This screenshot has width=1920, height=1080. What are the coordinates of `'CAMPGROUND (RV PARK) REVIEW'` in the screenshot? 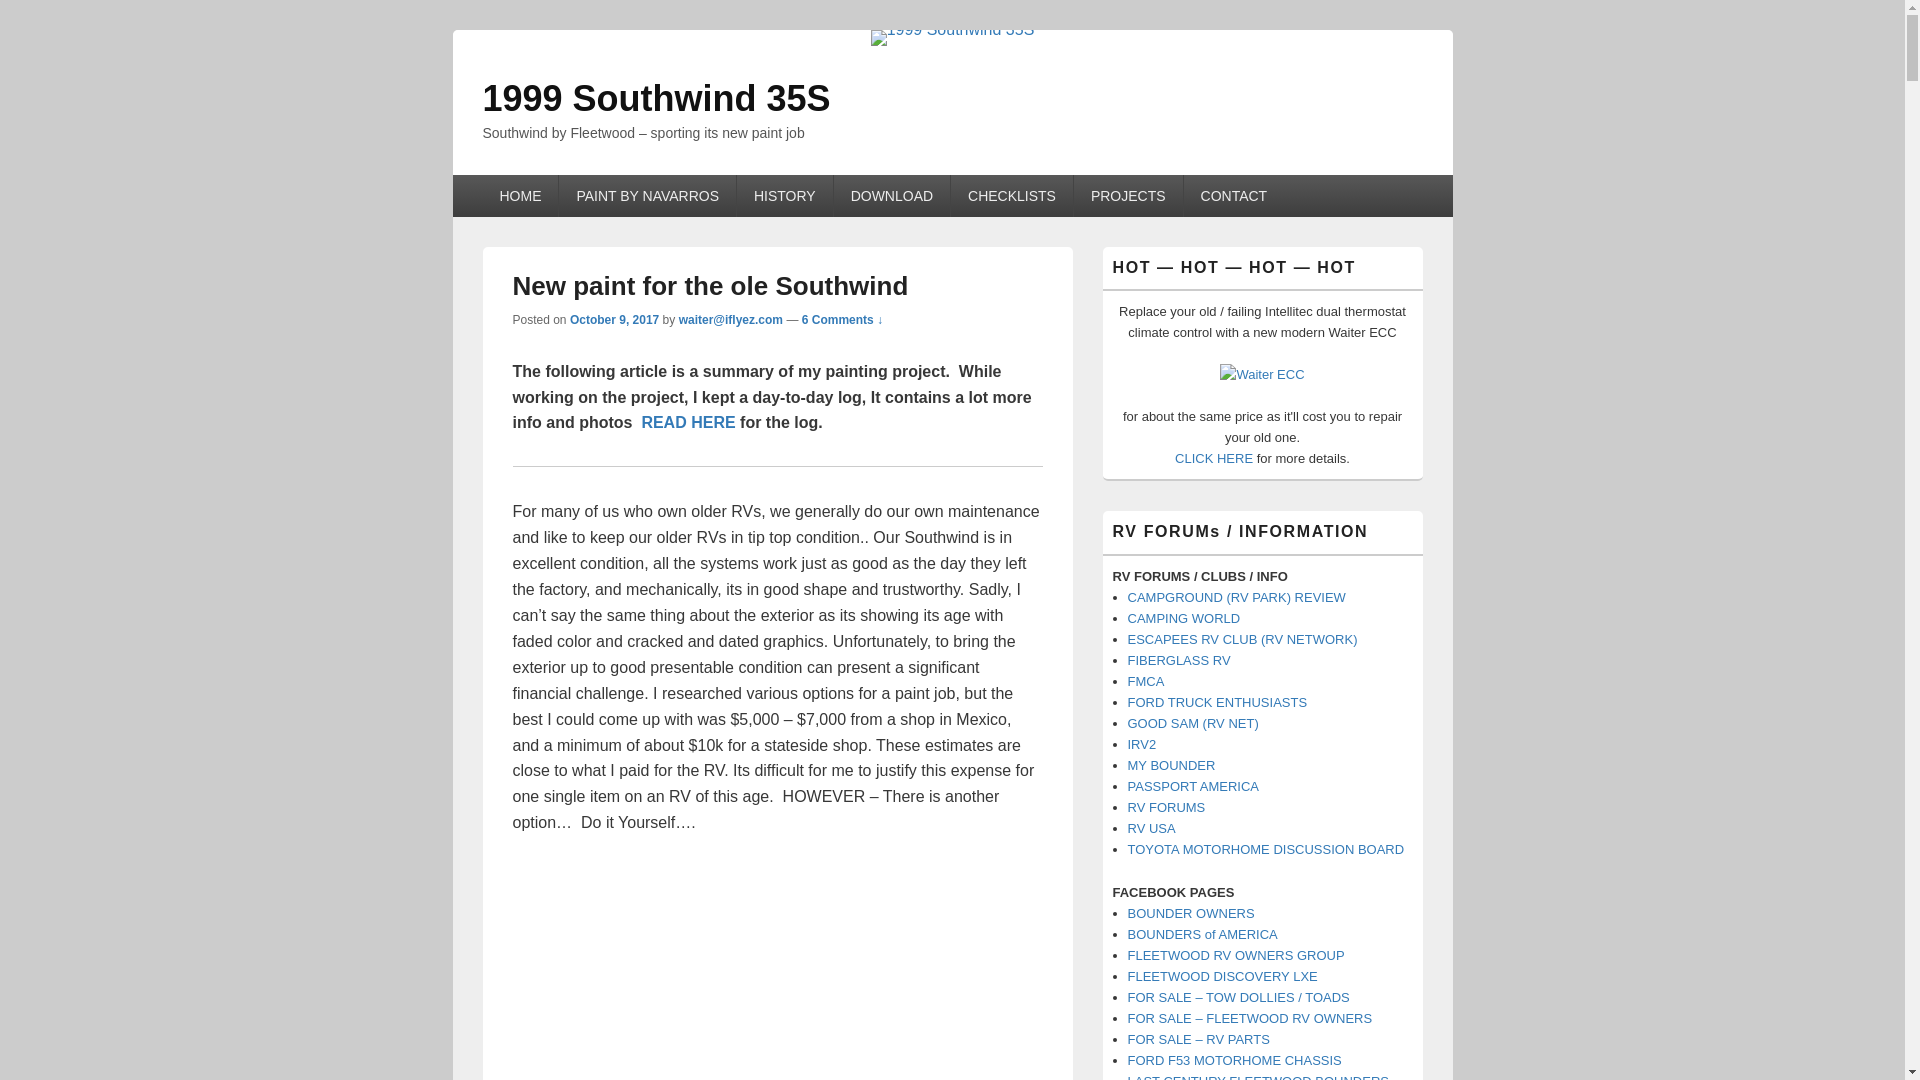 It's located at (1236, 596).